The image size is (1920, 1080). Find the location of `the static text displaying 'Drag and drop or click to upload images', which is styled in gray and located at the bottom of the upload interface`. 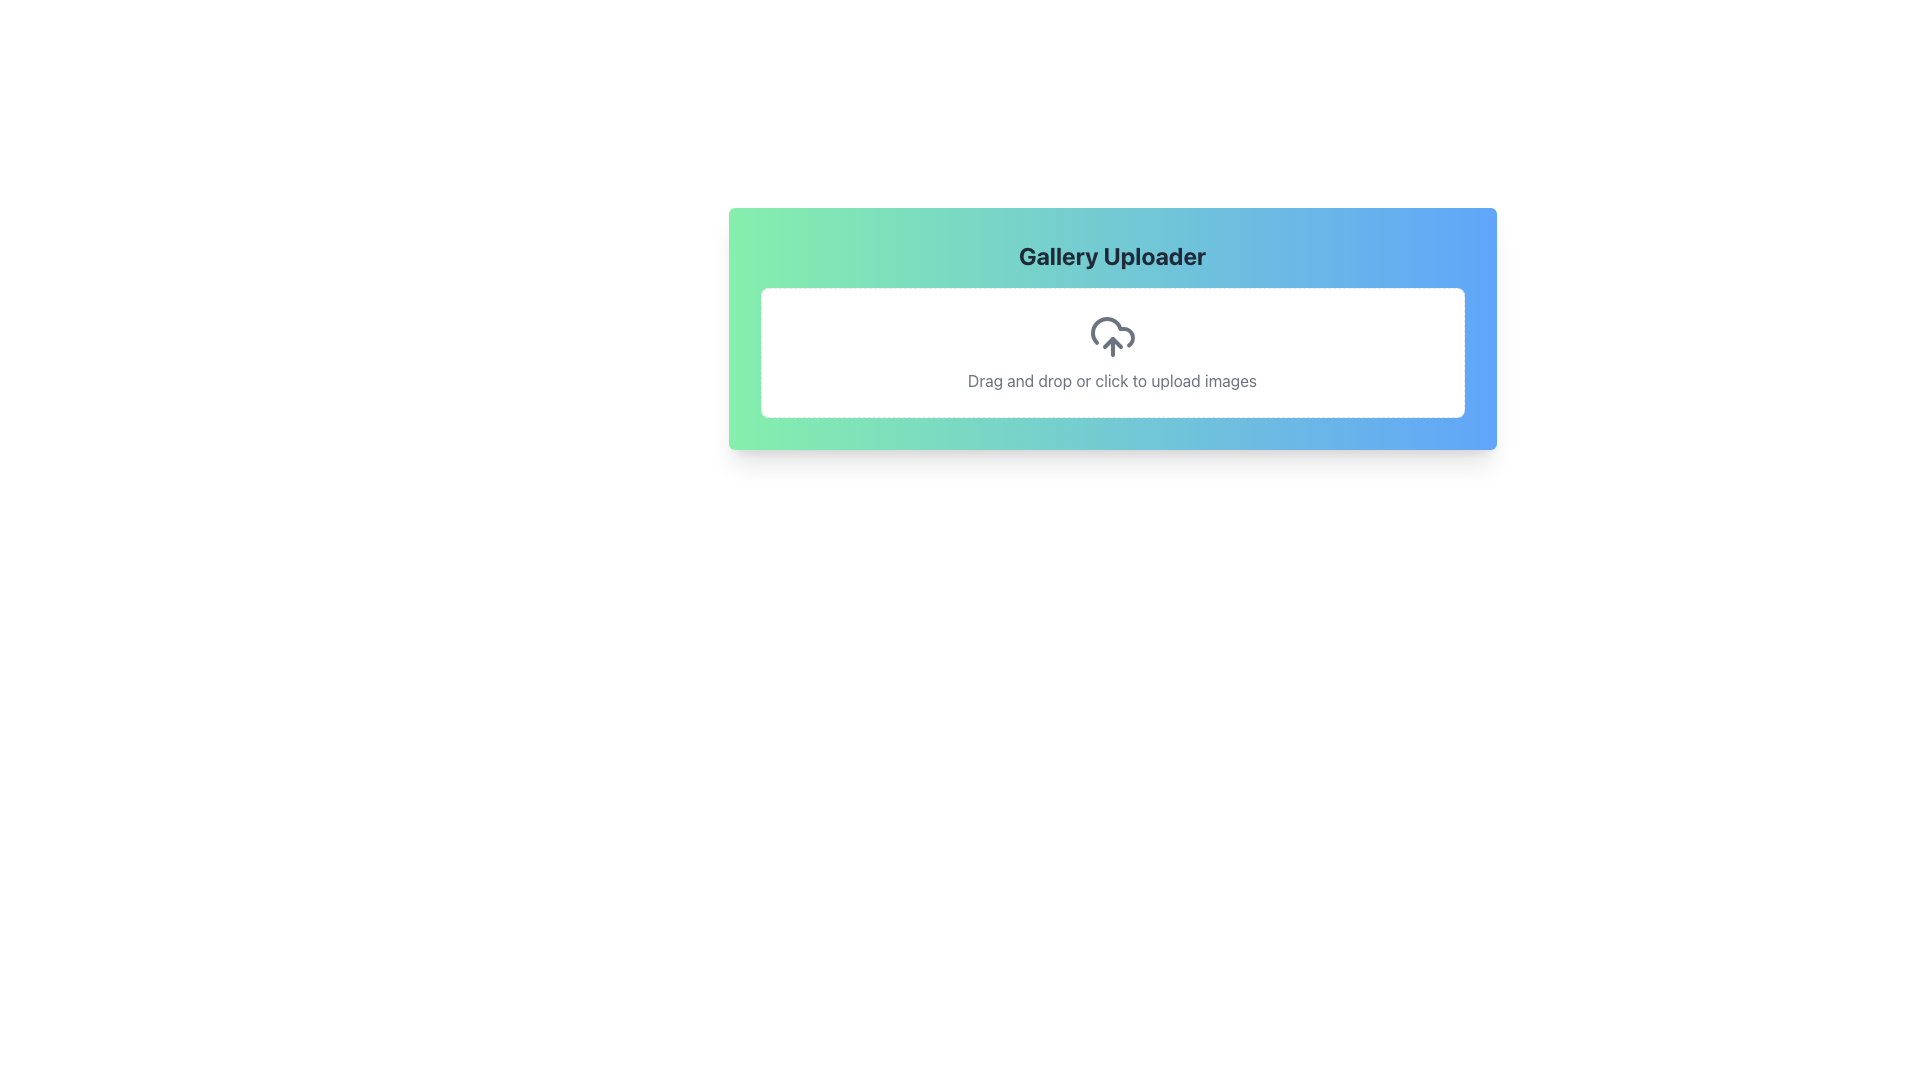

the static text displaying 'Drag and drop or click to upload images', which is styled in gray and located at the bottom of the upload interface is located at coordinates (1111, 381).